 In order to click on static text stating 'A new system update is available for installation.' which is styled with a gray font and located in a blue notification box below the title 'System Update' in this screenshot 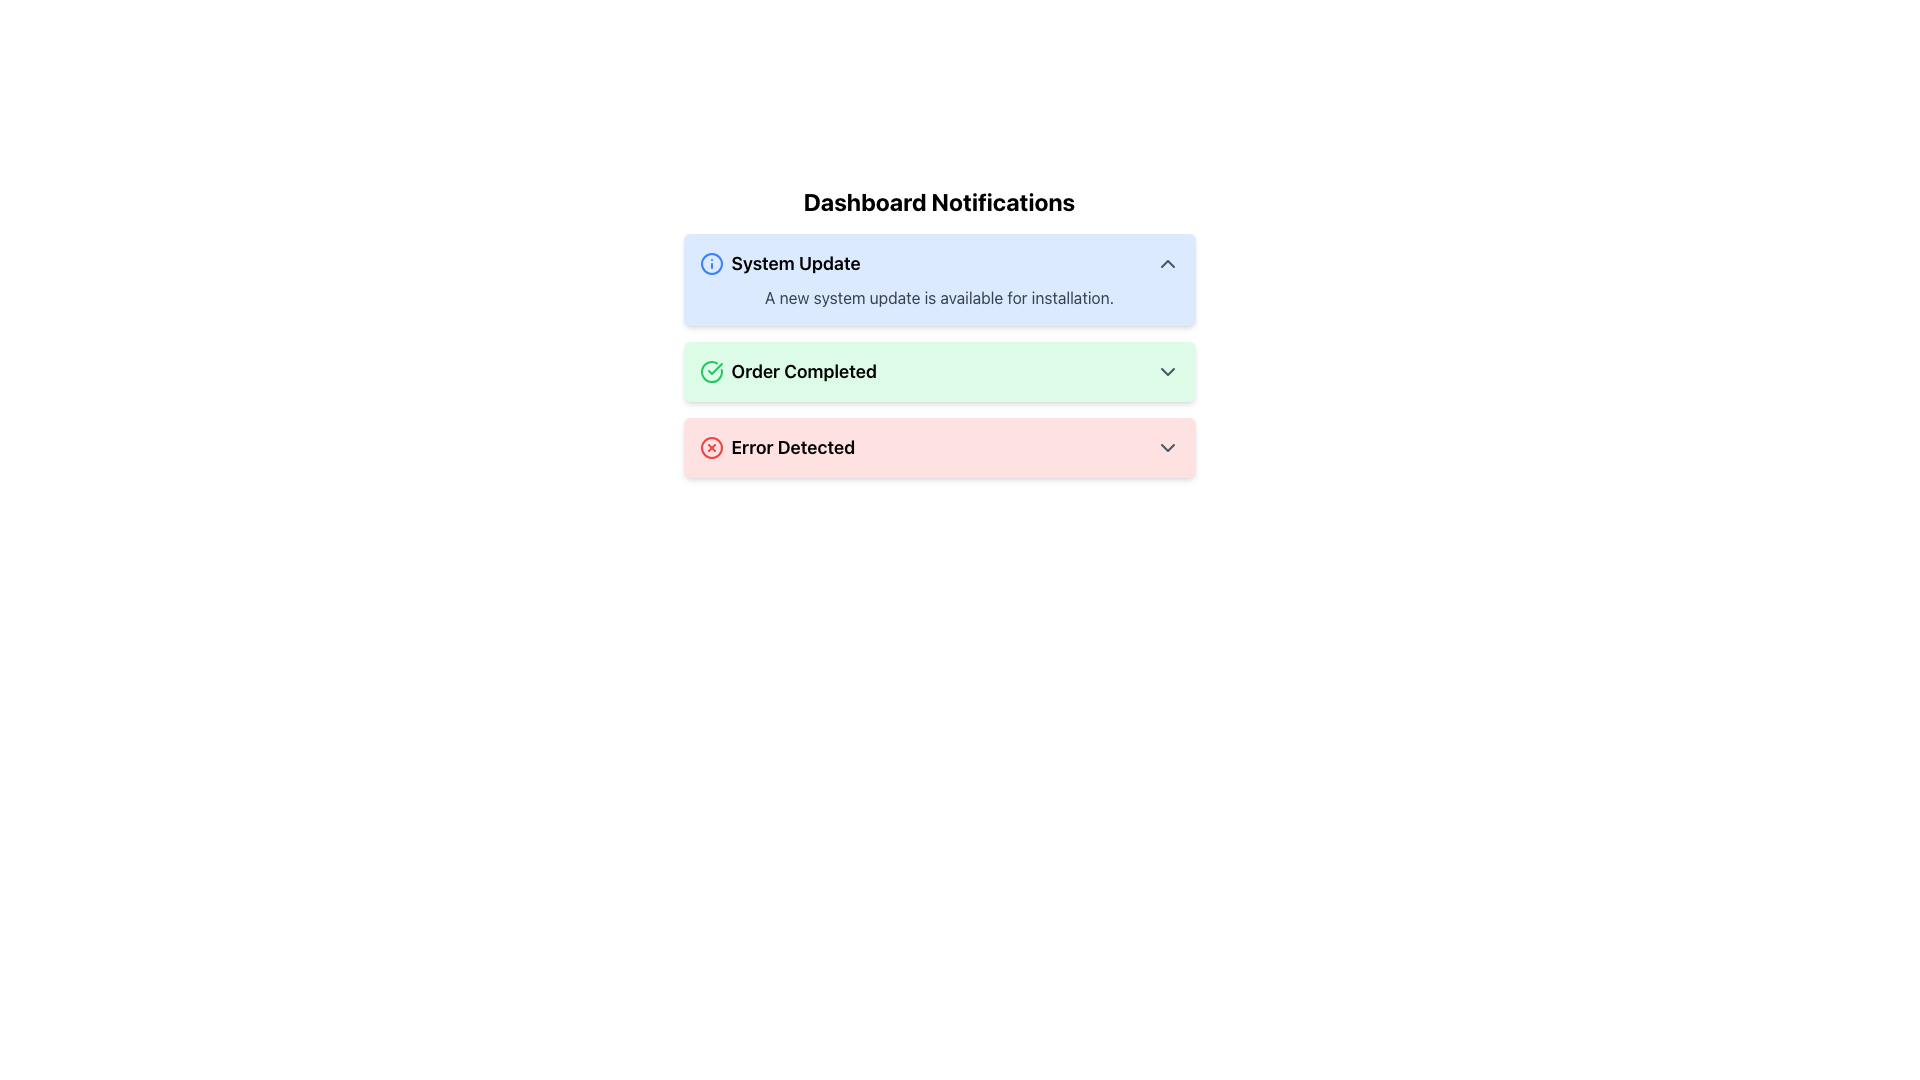, I will do `click(938, 297)`.